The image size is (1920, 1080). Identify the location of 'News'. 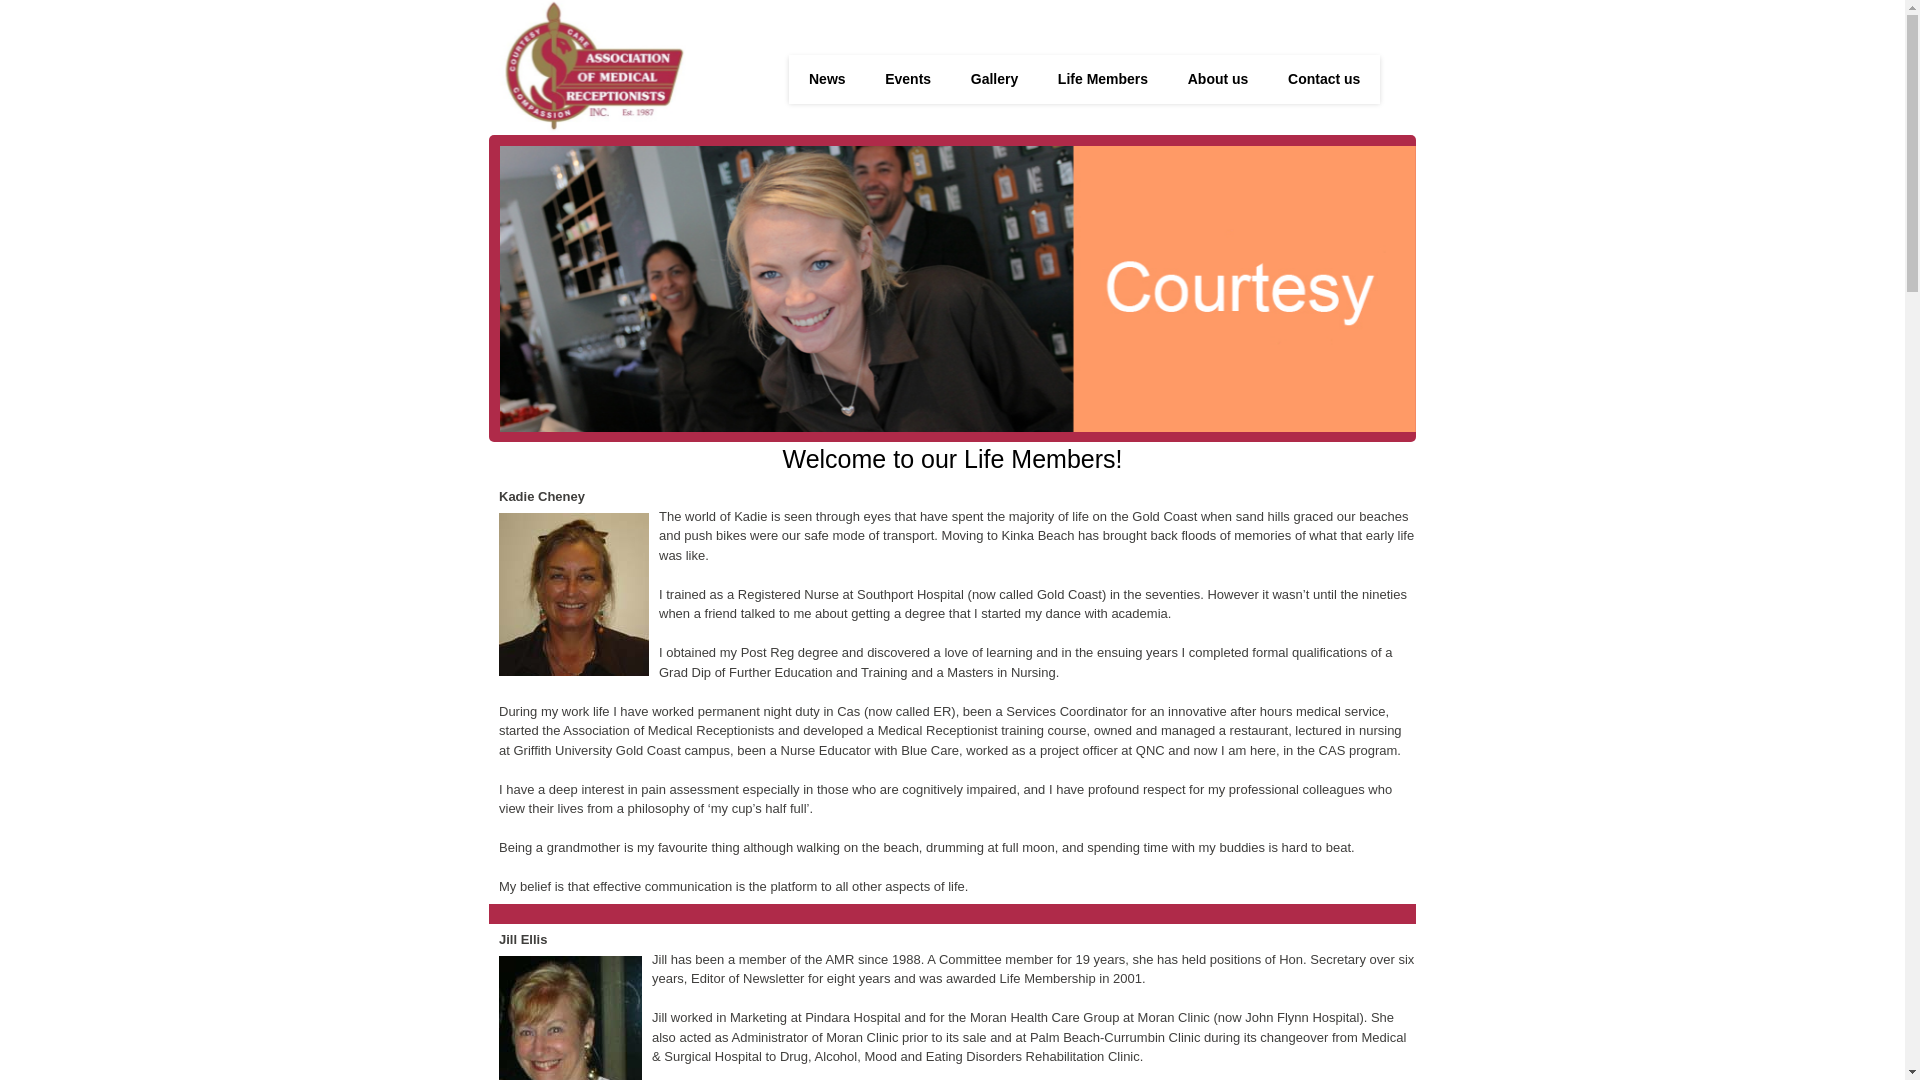
(825, 78).